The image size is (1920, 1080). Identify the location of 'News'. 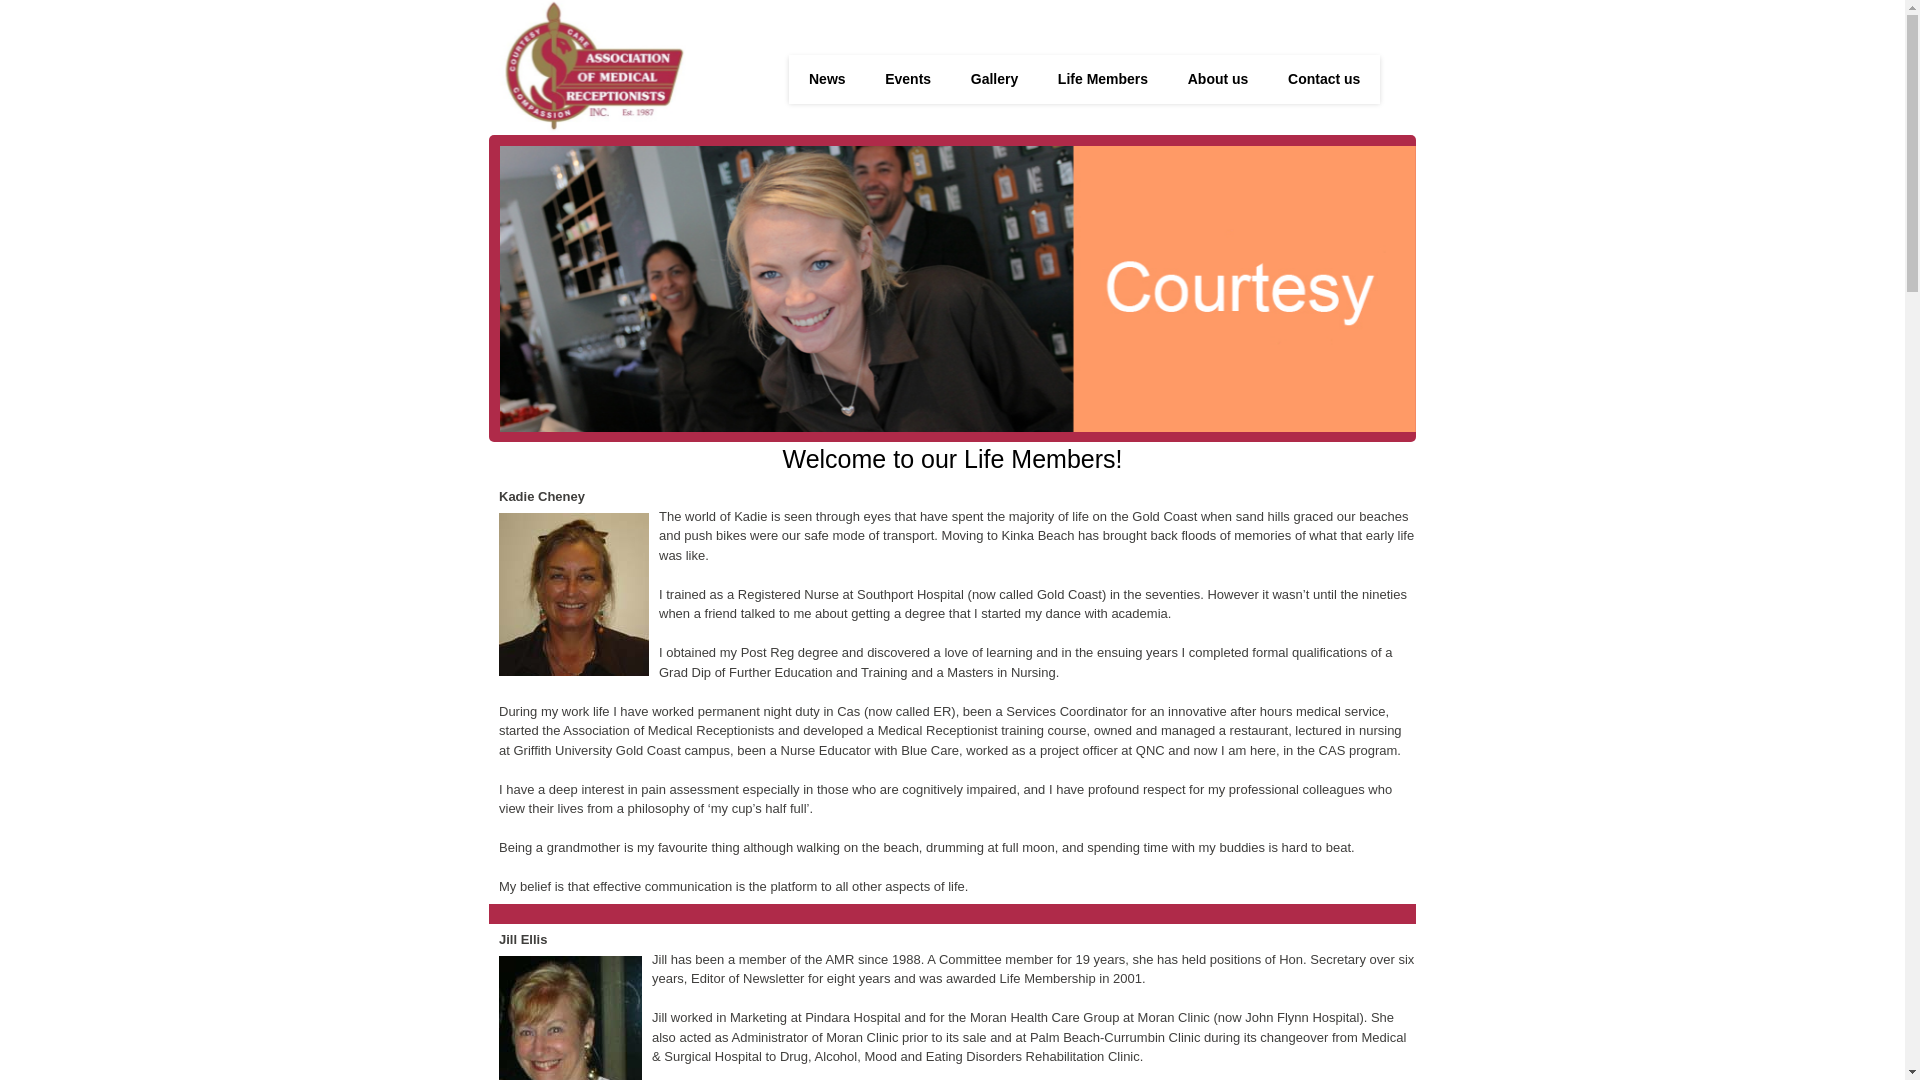
(825, 78).